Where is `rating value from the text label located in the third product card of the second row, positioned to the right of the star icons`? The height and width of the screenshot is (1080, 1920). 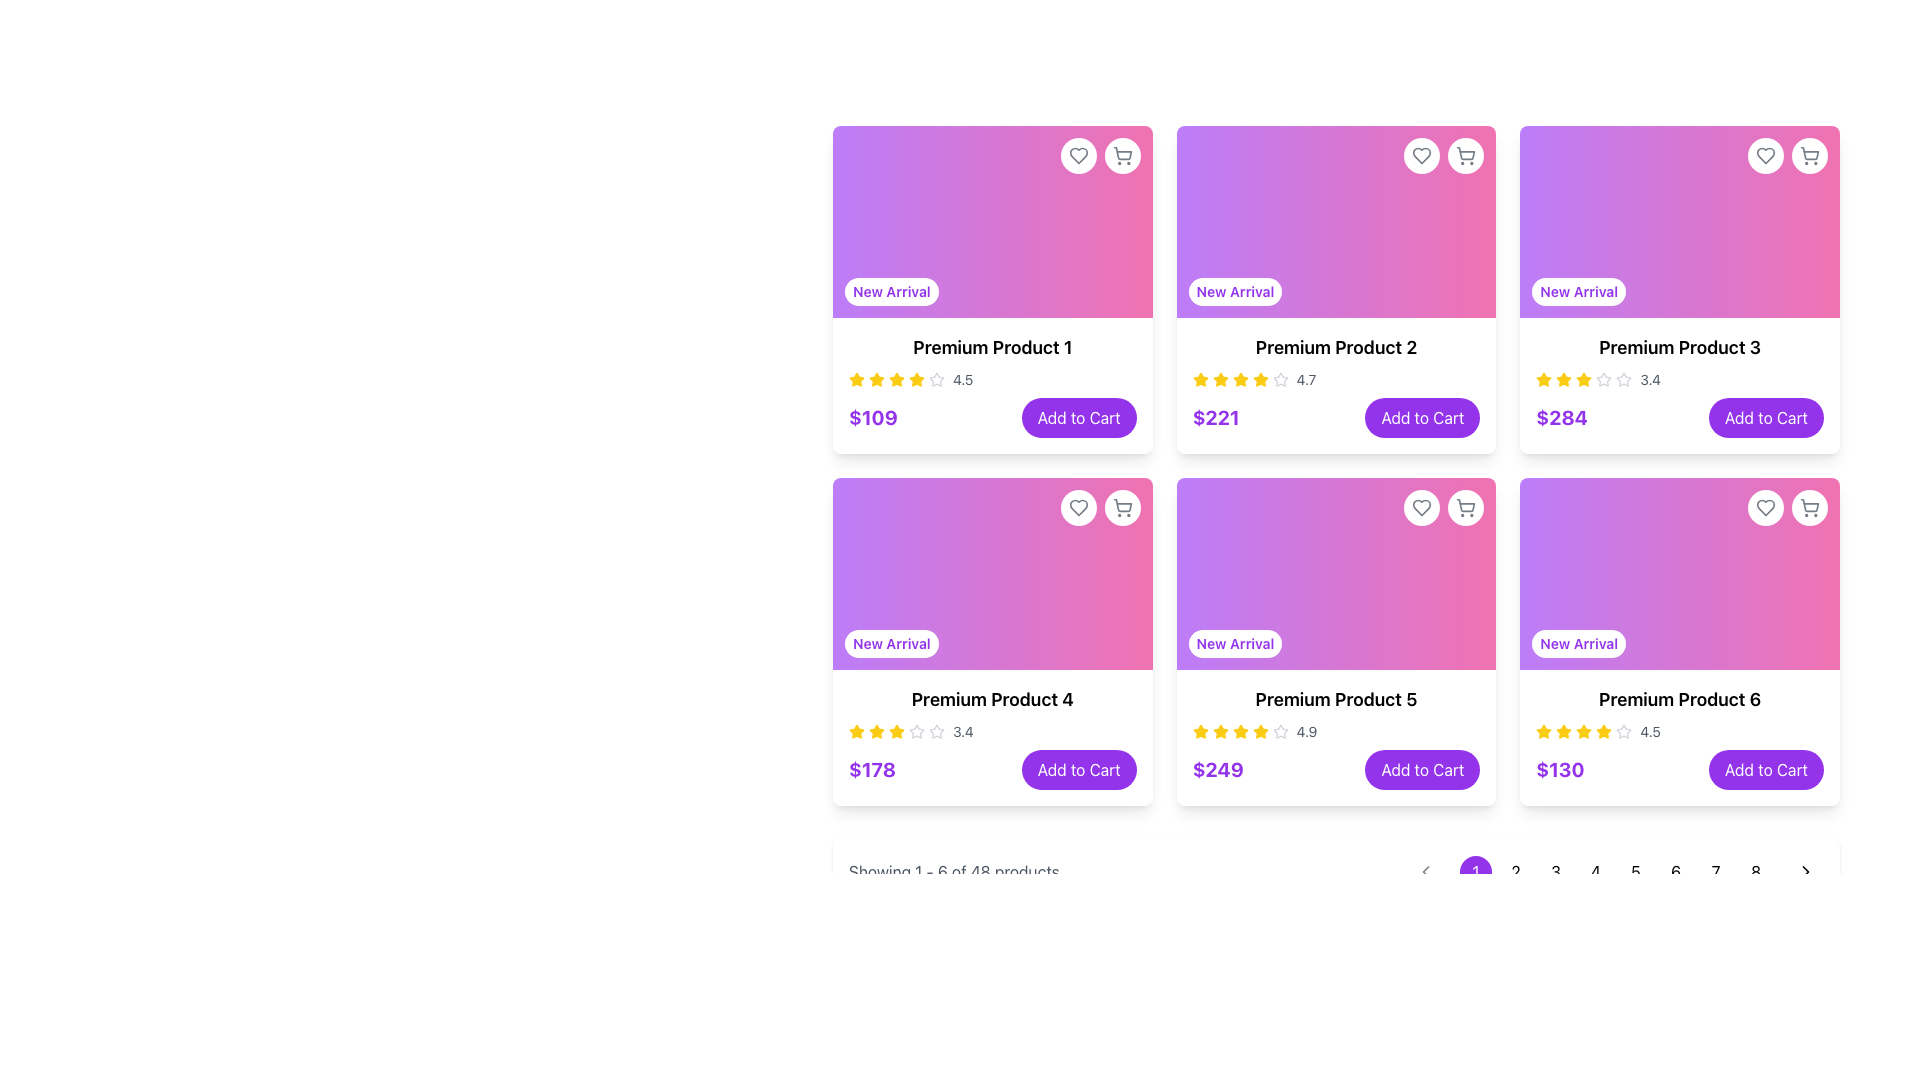 rating value from the text label located in the third product card of the second row, positioned to the right of the star icons is located at coordinates (963, 732).